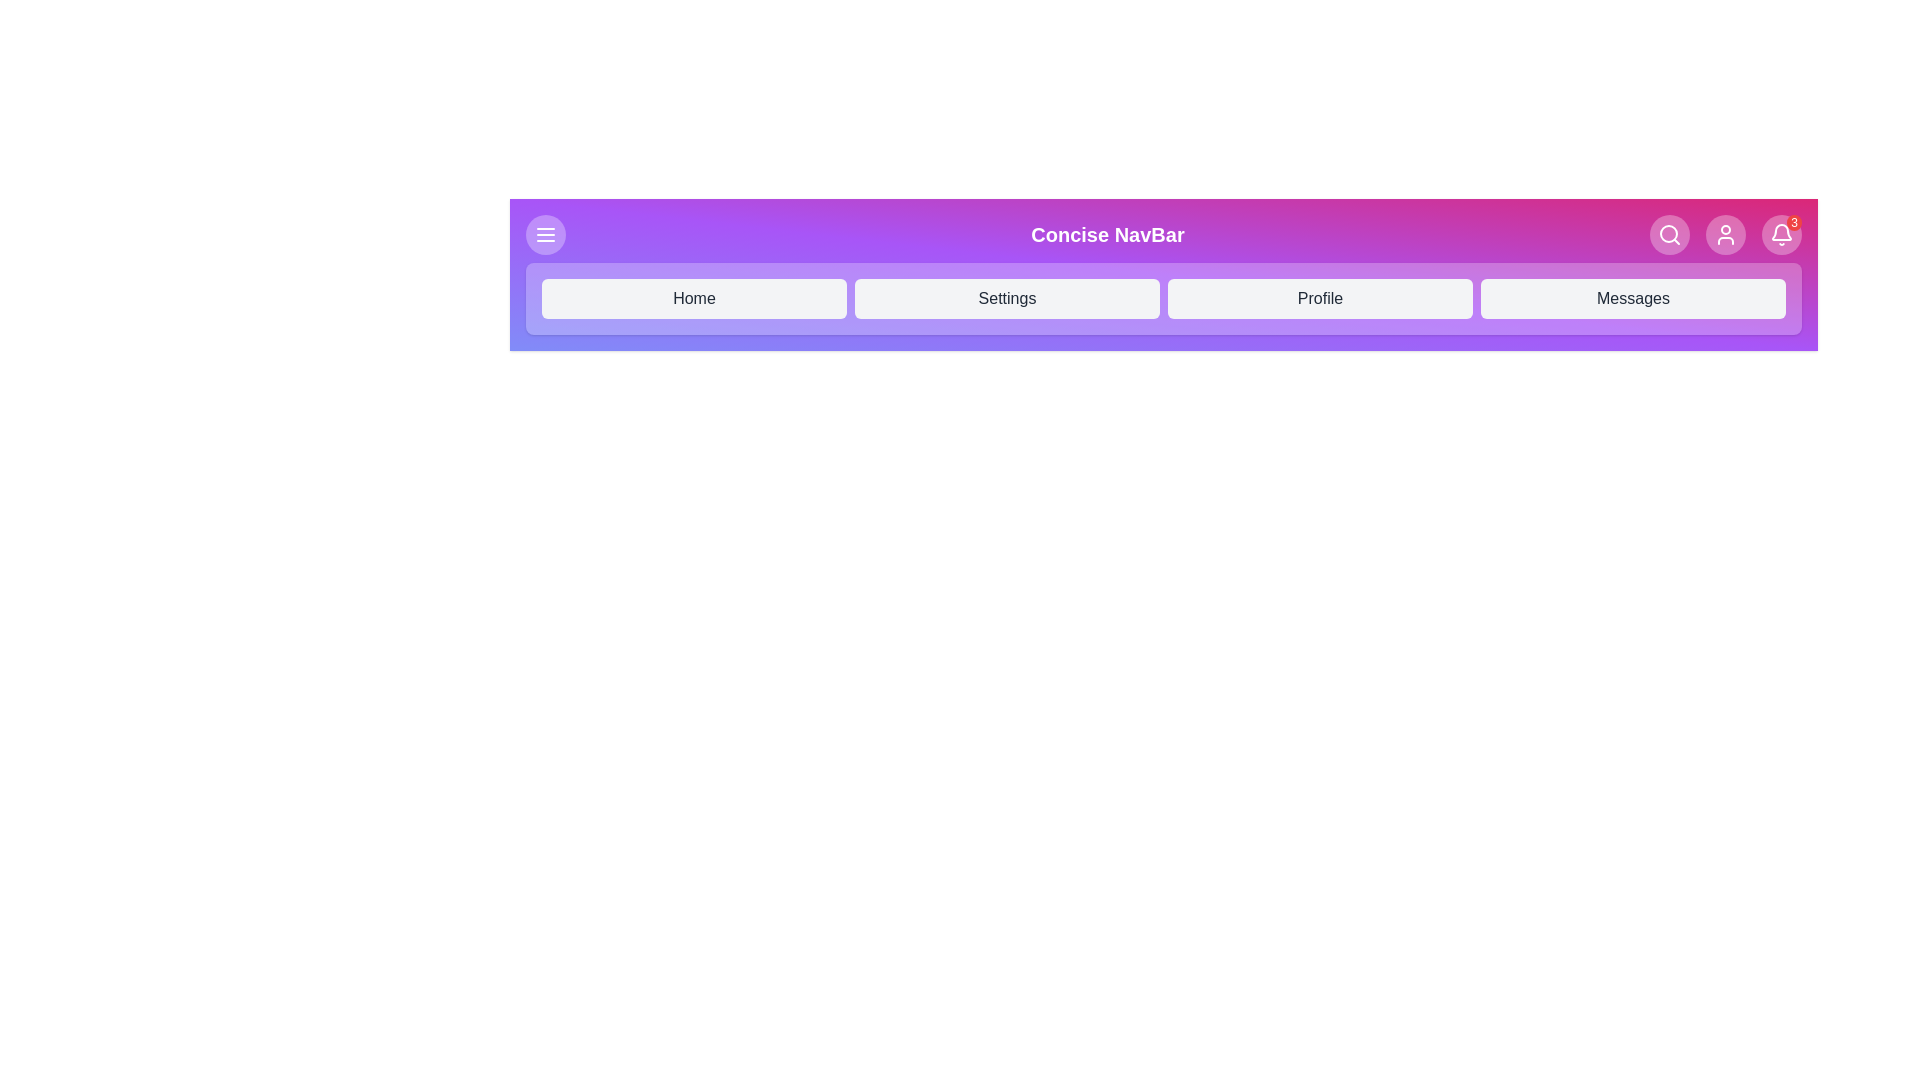 The width and height of the screenshot is (1920, 1080). I want to click on the menu button to toggle the menu visibility, so click(546, 234).